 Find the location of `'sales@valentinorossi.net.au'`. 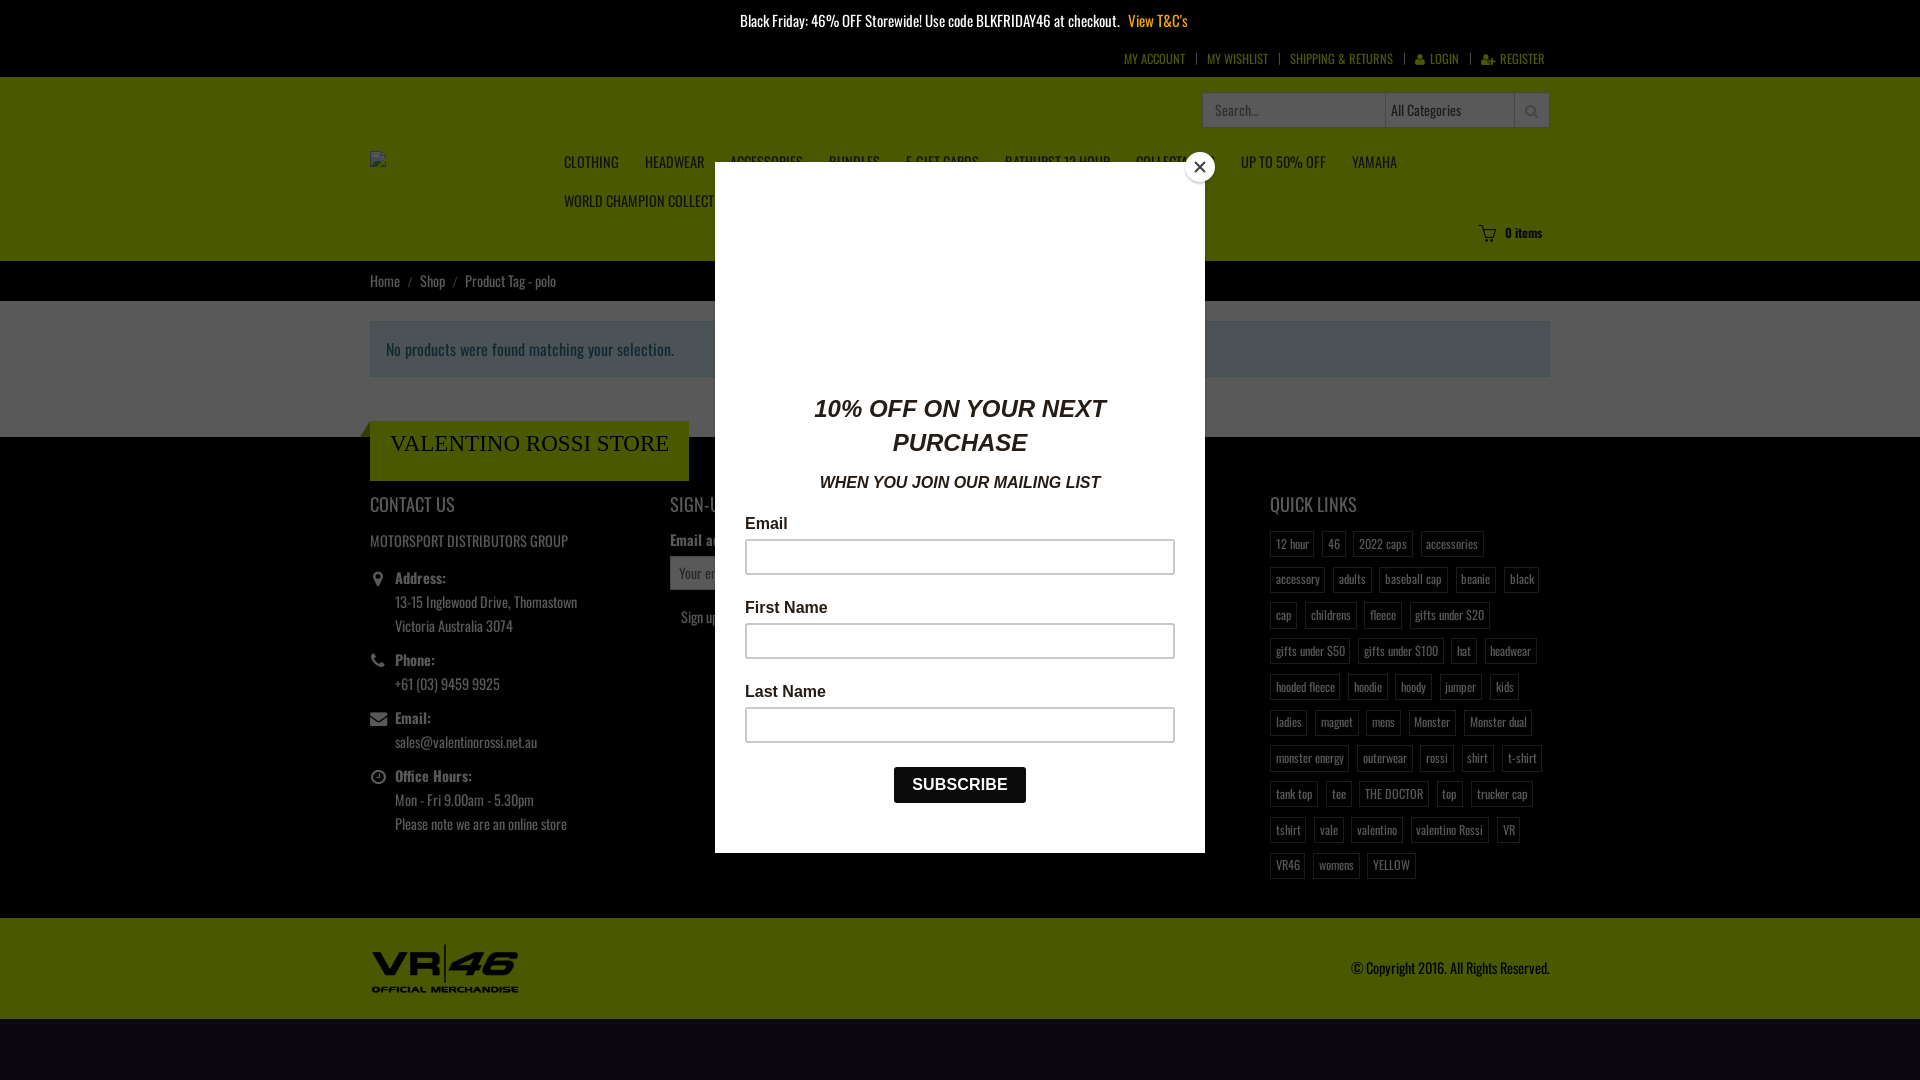

'sales@valentinorossi.net.au' is located at coordinates (464, 741).